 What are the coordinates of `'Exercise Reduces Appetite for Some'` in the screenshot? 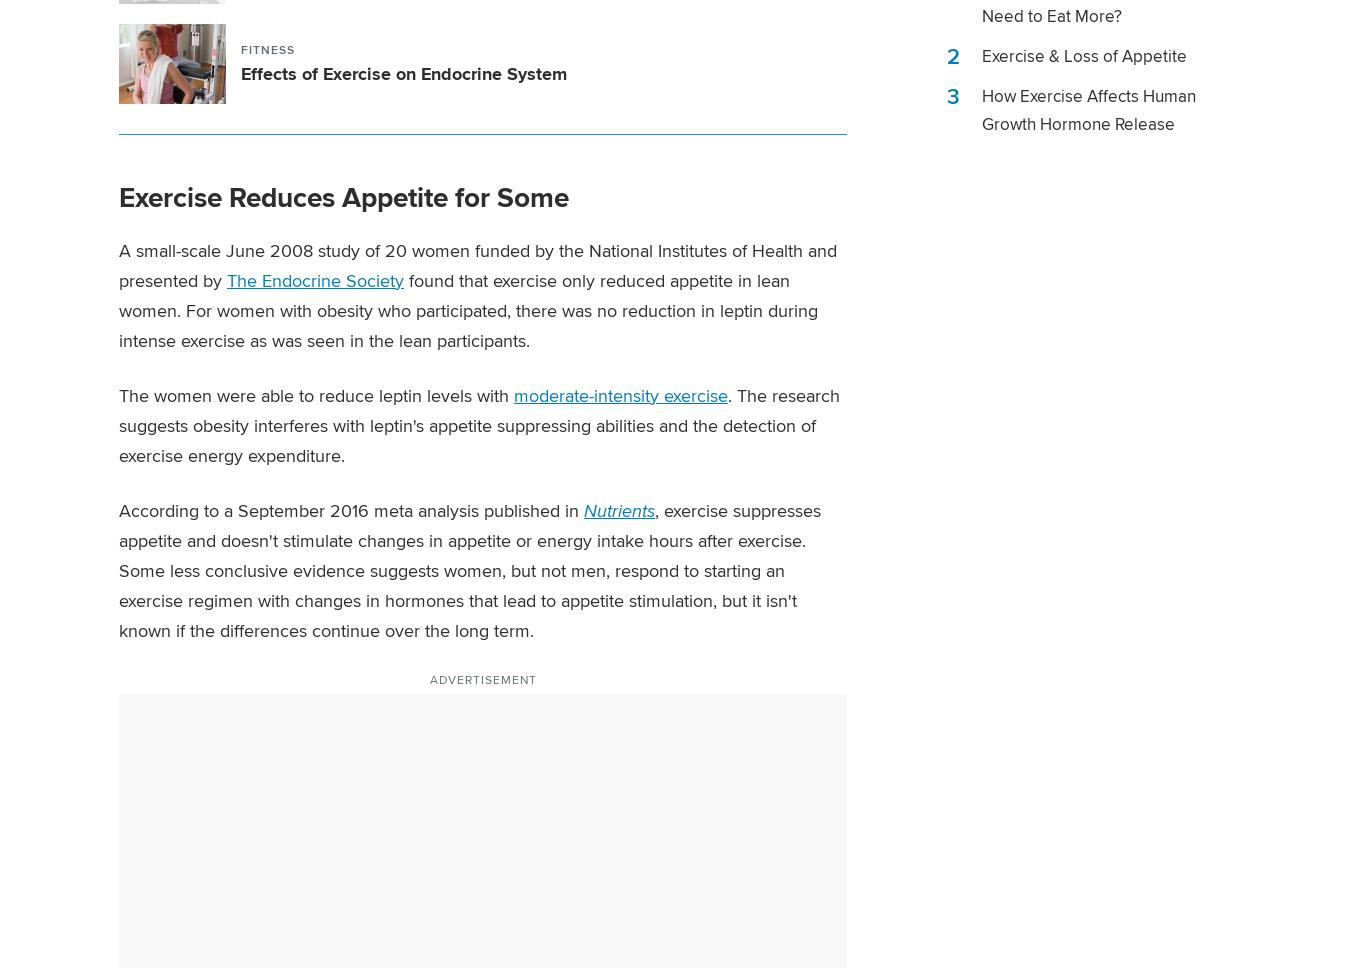 It's located at (342, 196).